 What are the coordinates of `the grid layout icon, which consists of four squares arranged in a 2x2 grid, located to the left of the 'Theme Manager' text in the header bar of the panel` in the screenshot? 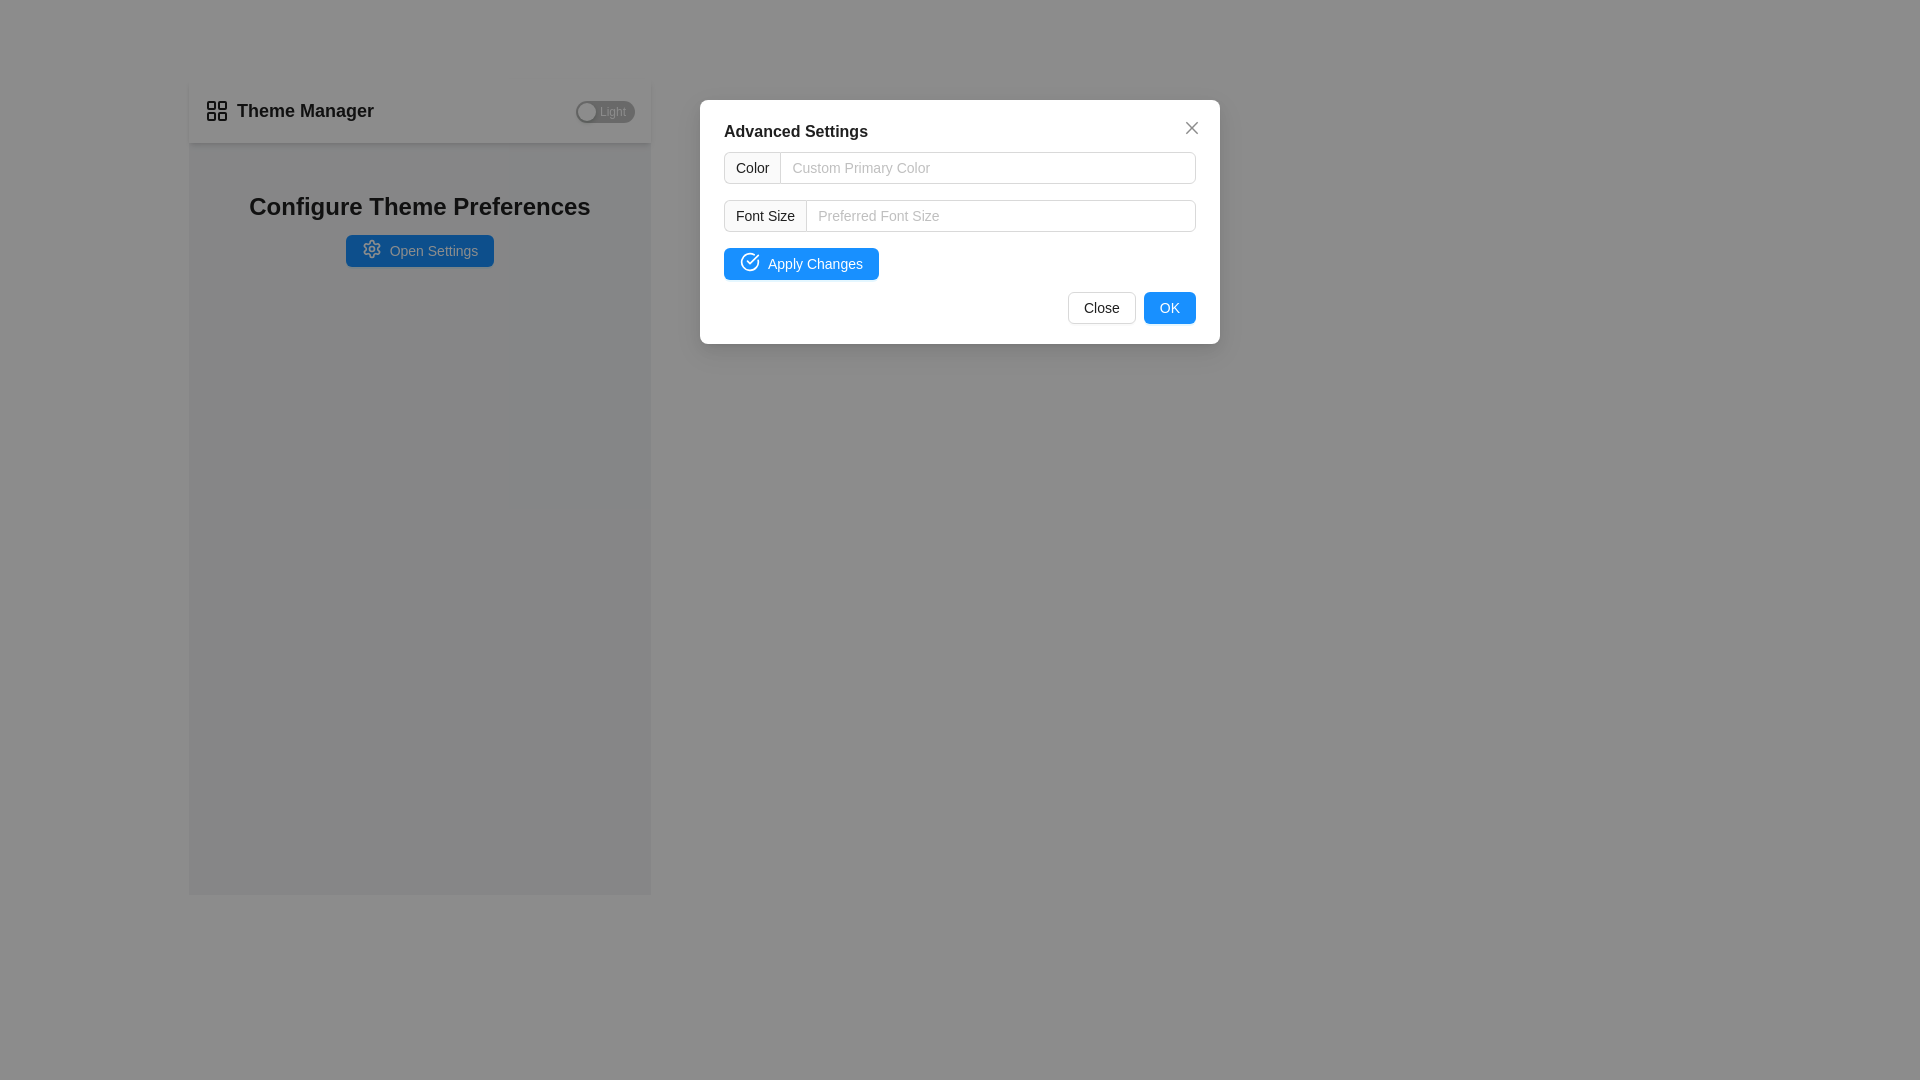 It's located at (216, 111).